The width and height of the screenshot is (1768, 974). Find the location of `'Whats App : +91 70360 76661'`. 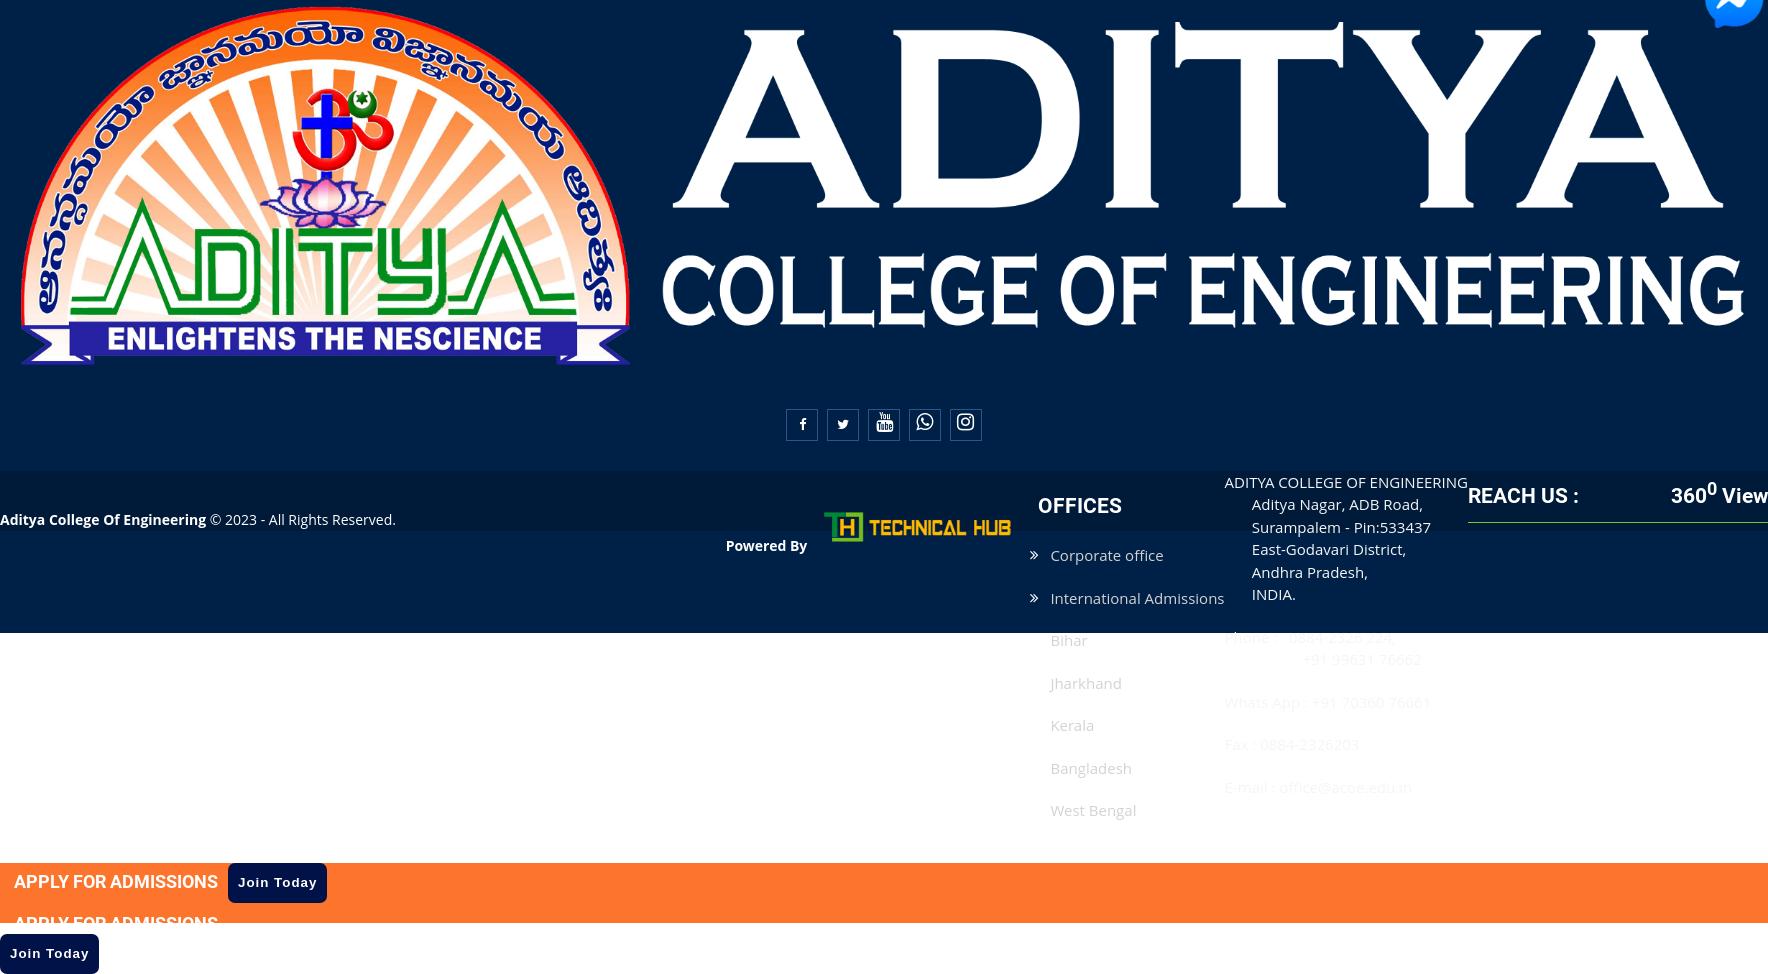

'Whats App : +91 70360 76661' is located at coordinates (1326, 700).